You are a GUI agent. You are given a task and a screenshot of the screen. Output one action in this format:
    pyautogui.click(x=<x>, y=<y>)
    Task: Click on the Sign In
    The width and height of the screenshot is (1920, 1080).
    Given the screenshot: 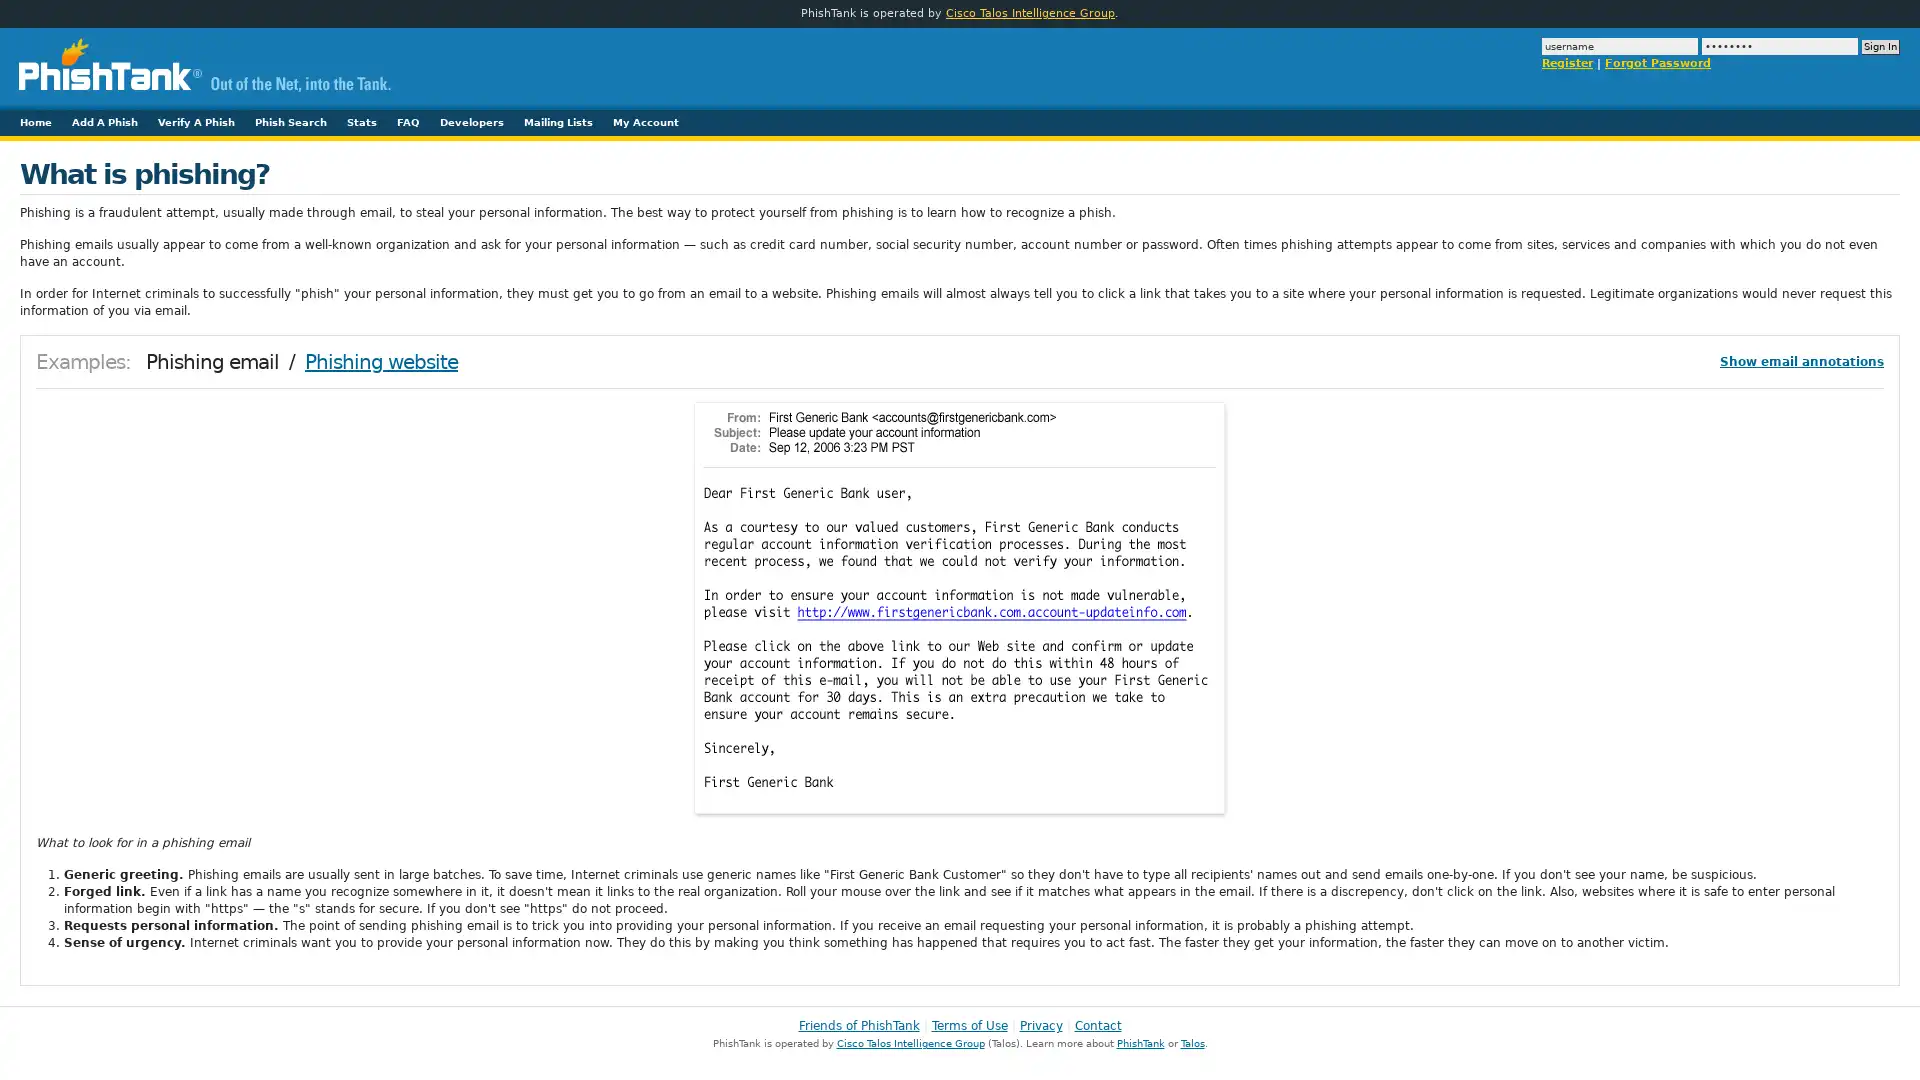 What is the action you would take?
    pyautogui.click(x=1880, y=46)
    